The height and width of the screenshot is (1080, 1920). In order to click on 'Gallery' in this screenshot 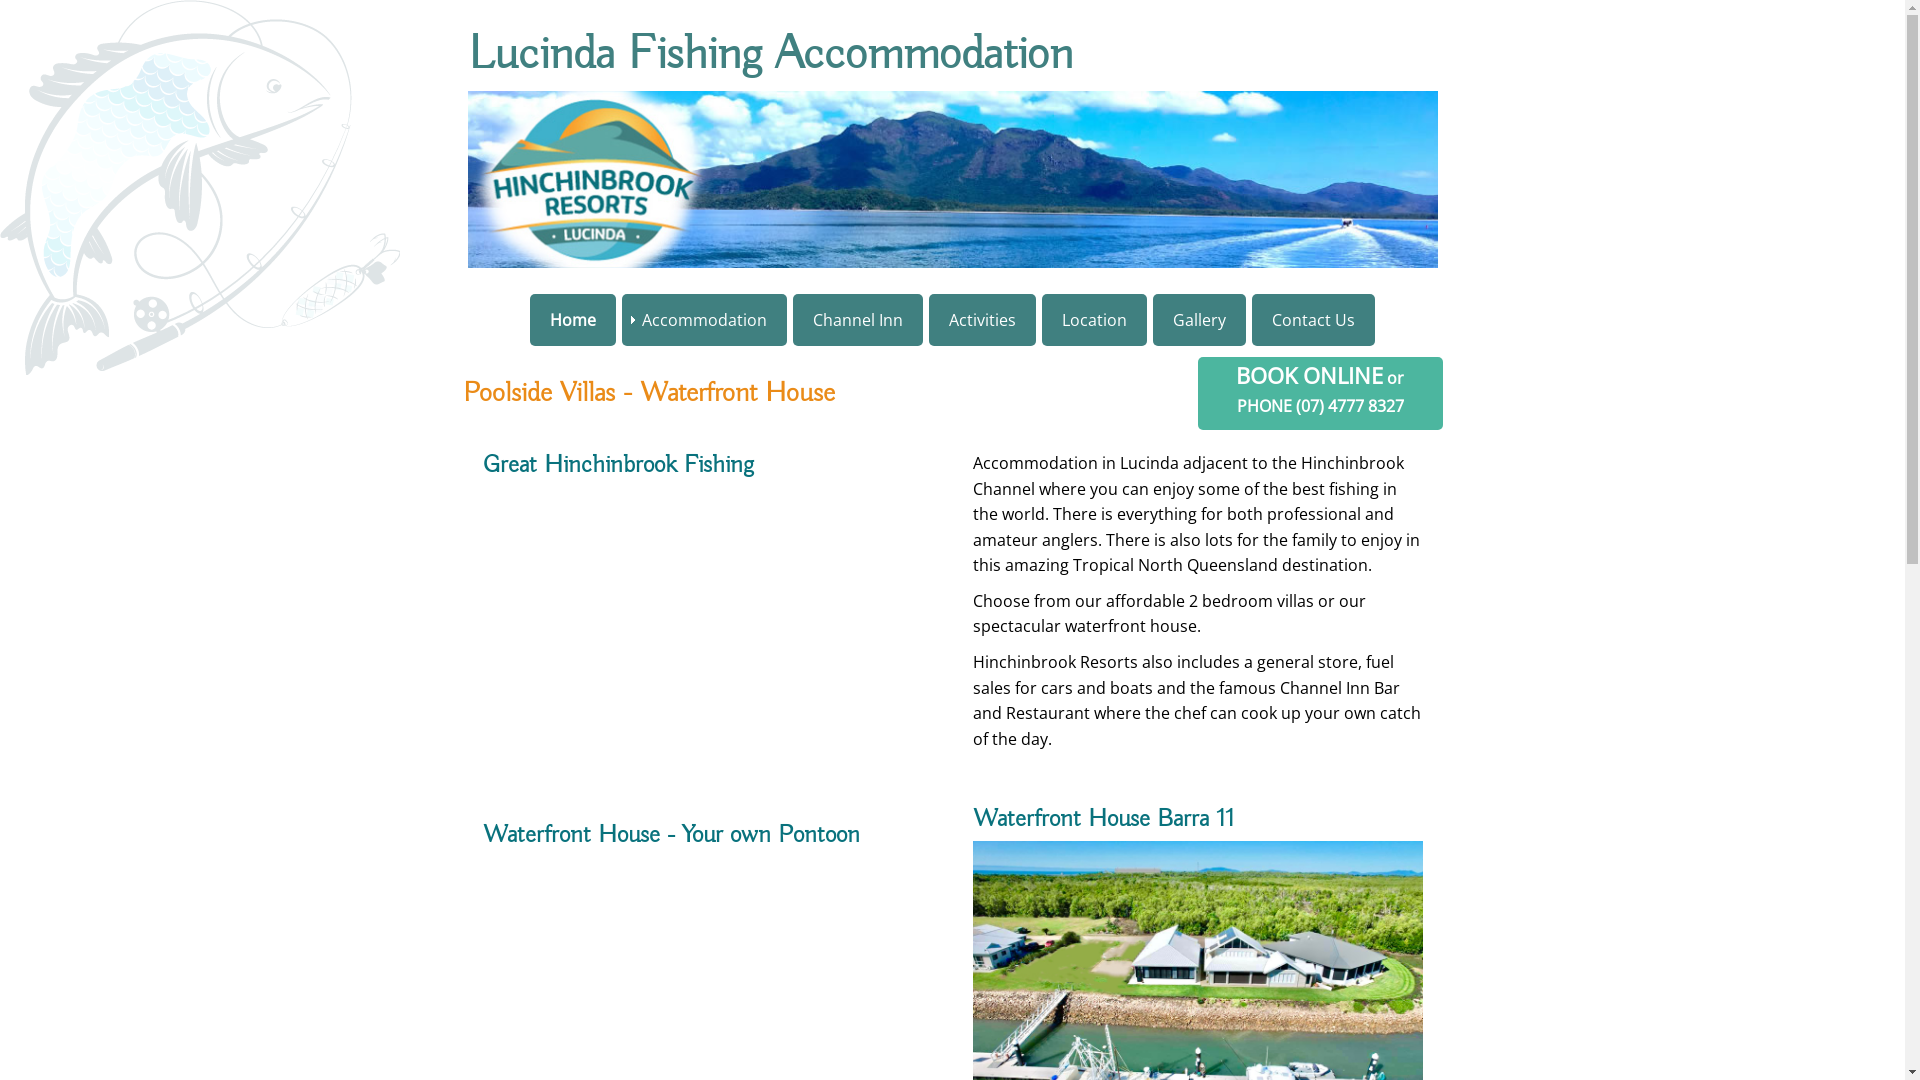, I will do `click(1199, 319)`.